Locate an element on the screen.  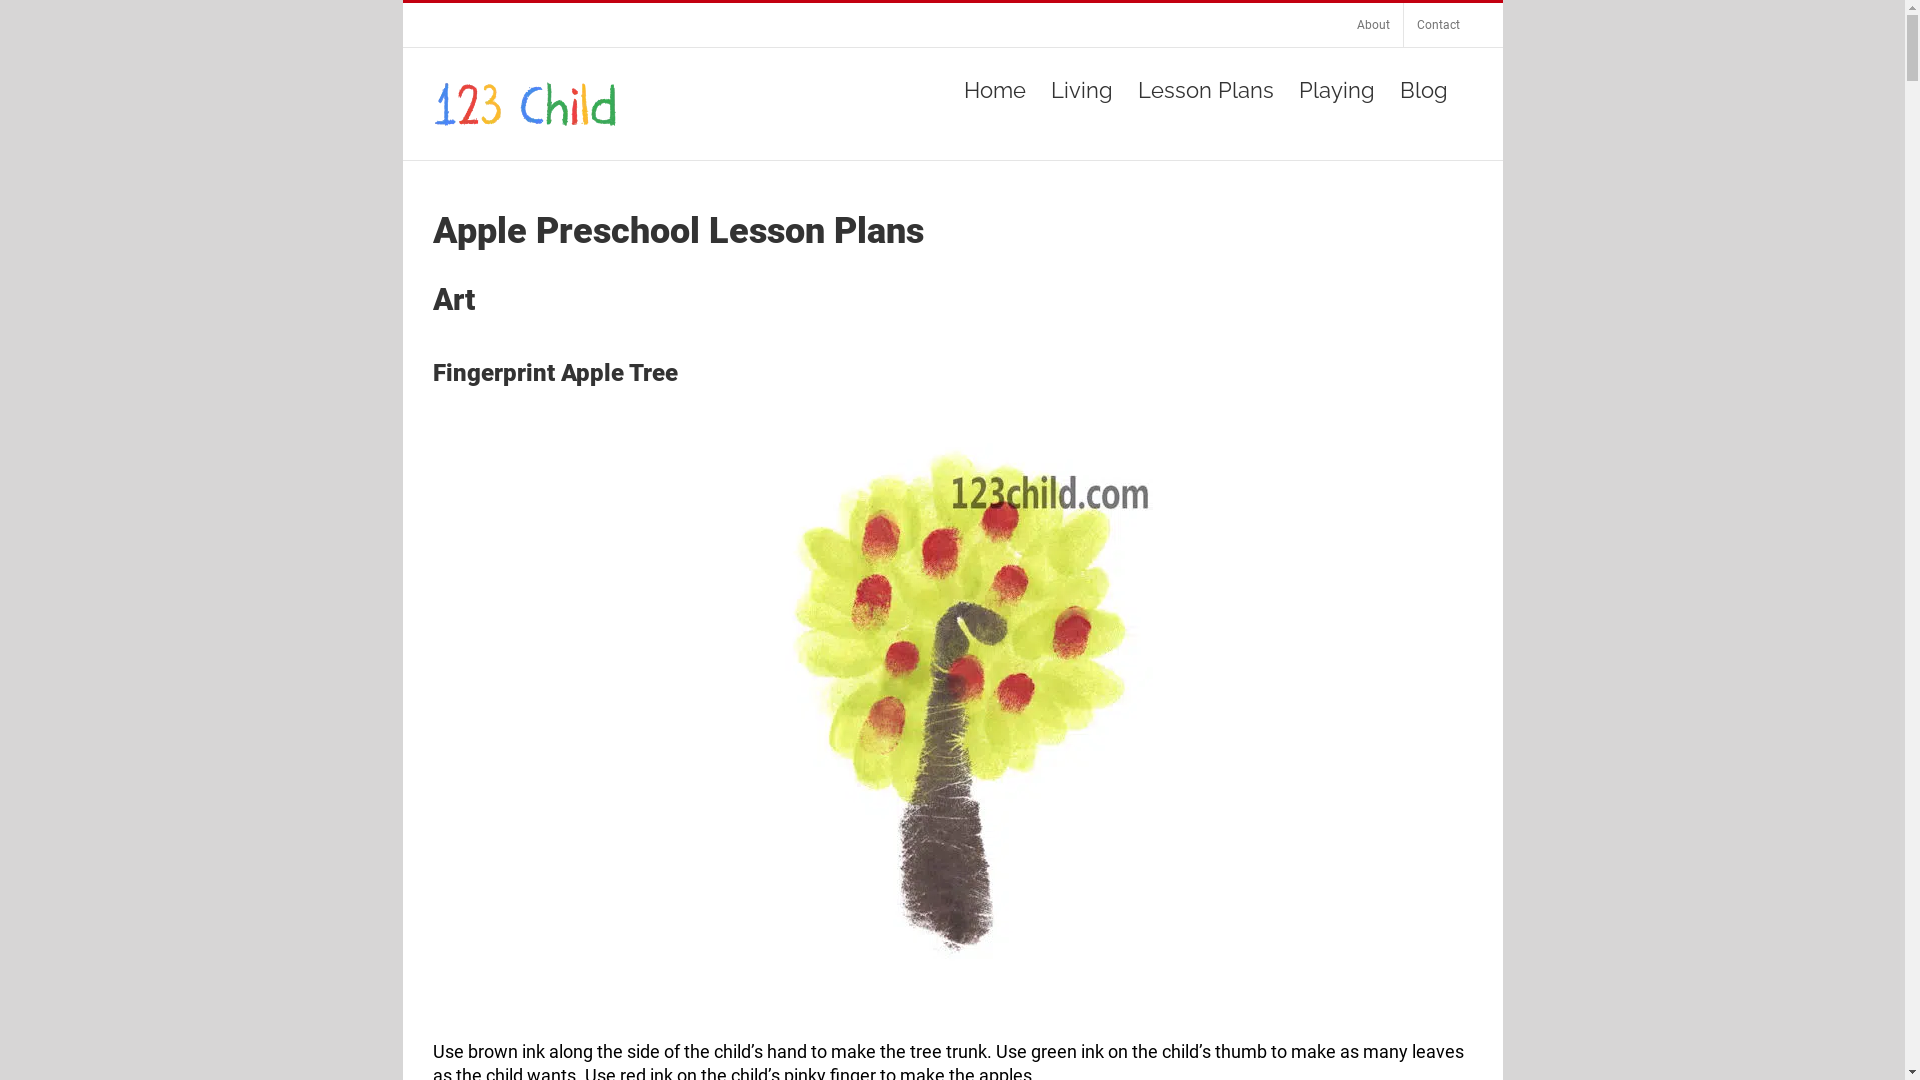
'Lesson Plans' is located at coordinates (1204, 88).